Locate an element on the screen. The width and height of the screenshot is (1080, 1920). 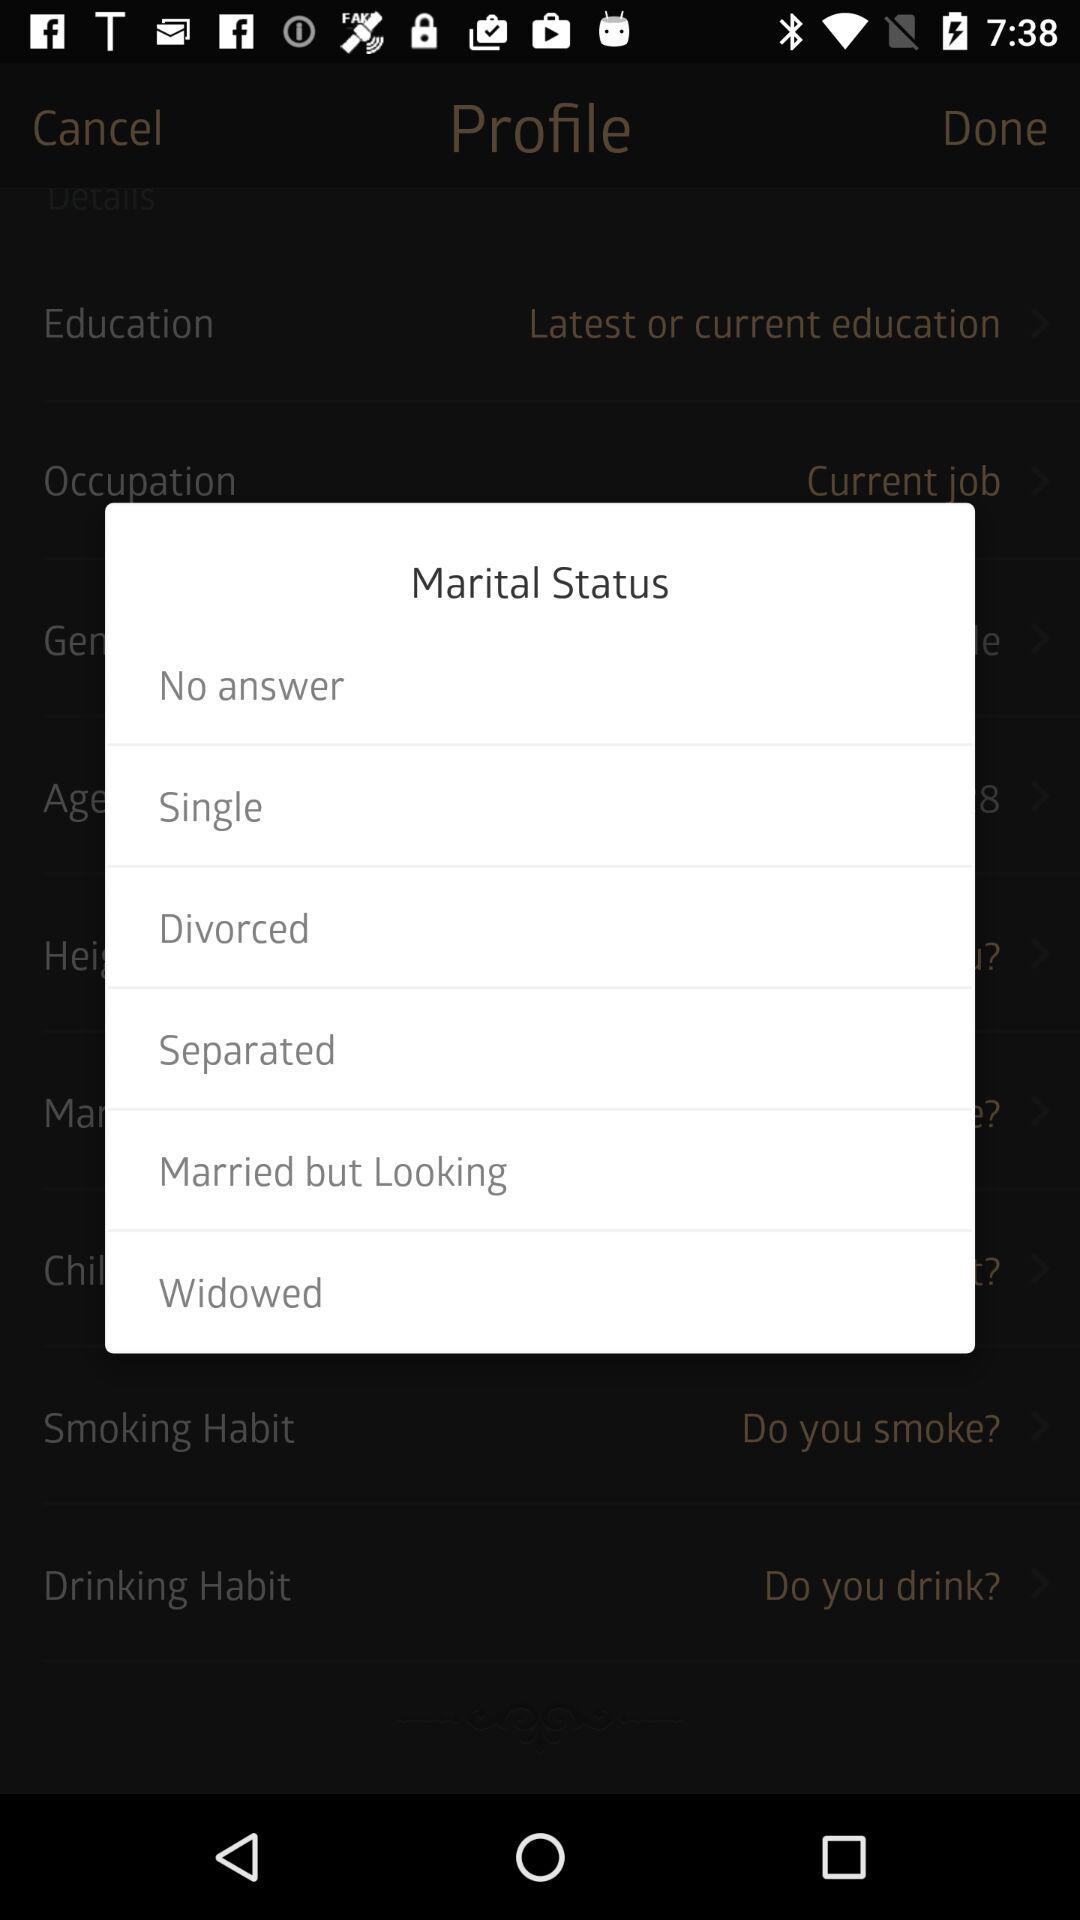
icon above the separated is located at coordinates (540, 925).